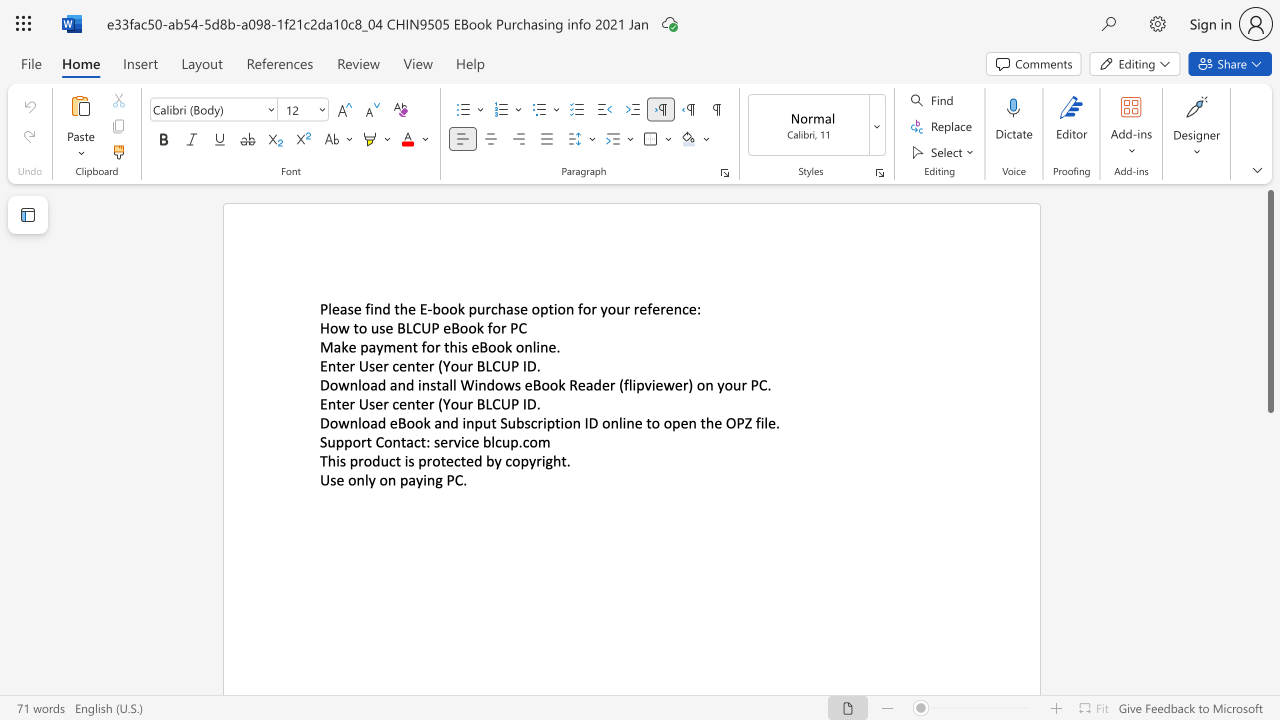 The image size is (1280, 720). I want to click on the scrollbar on the right to shift the page lower, so click(1269, 570).